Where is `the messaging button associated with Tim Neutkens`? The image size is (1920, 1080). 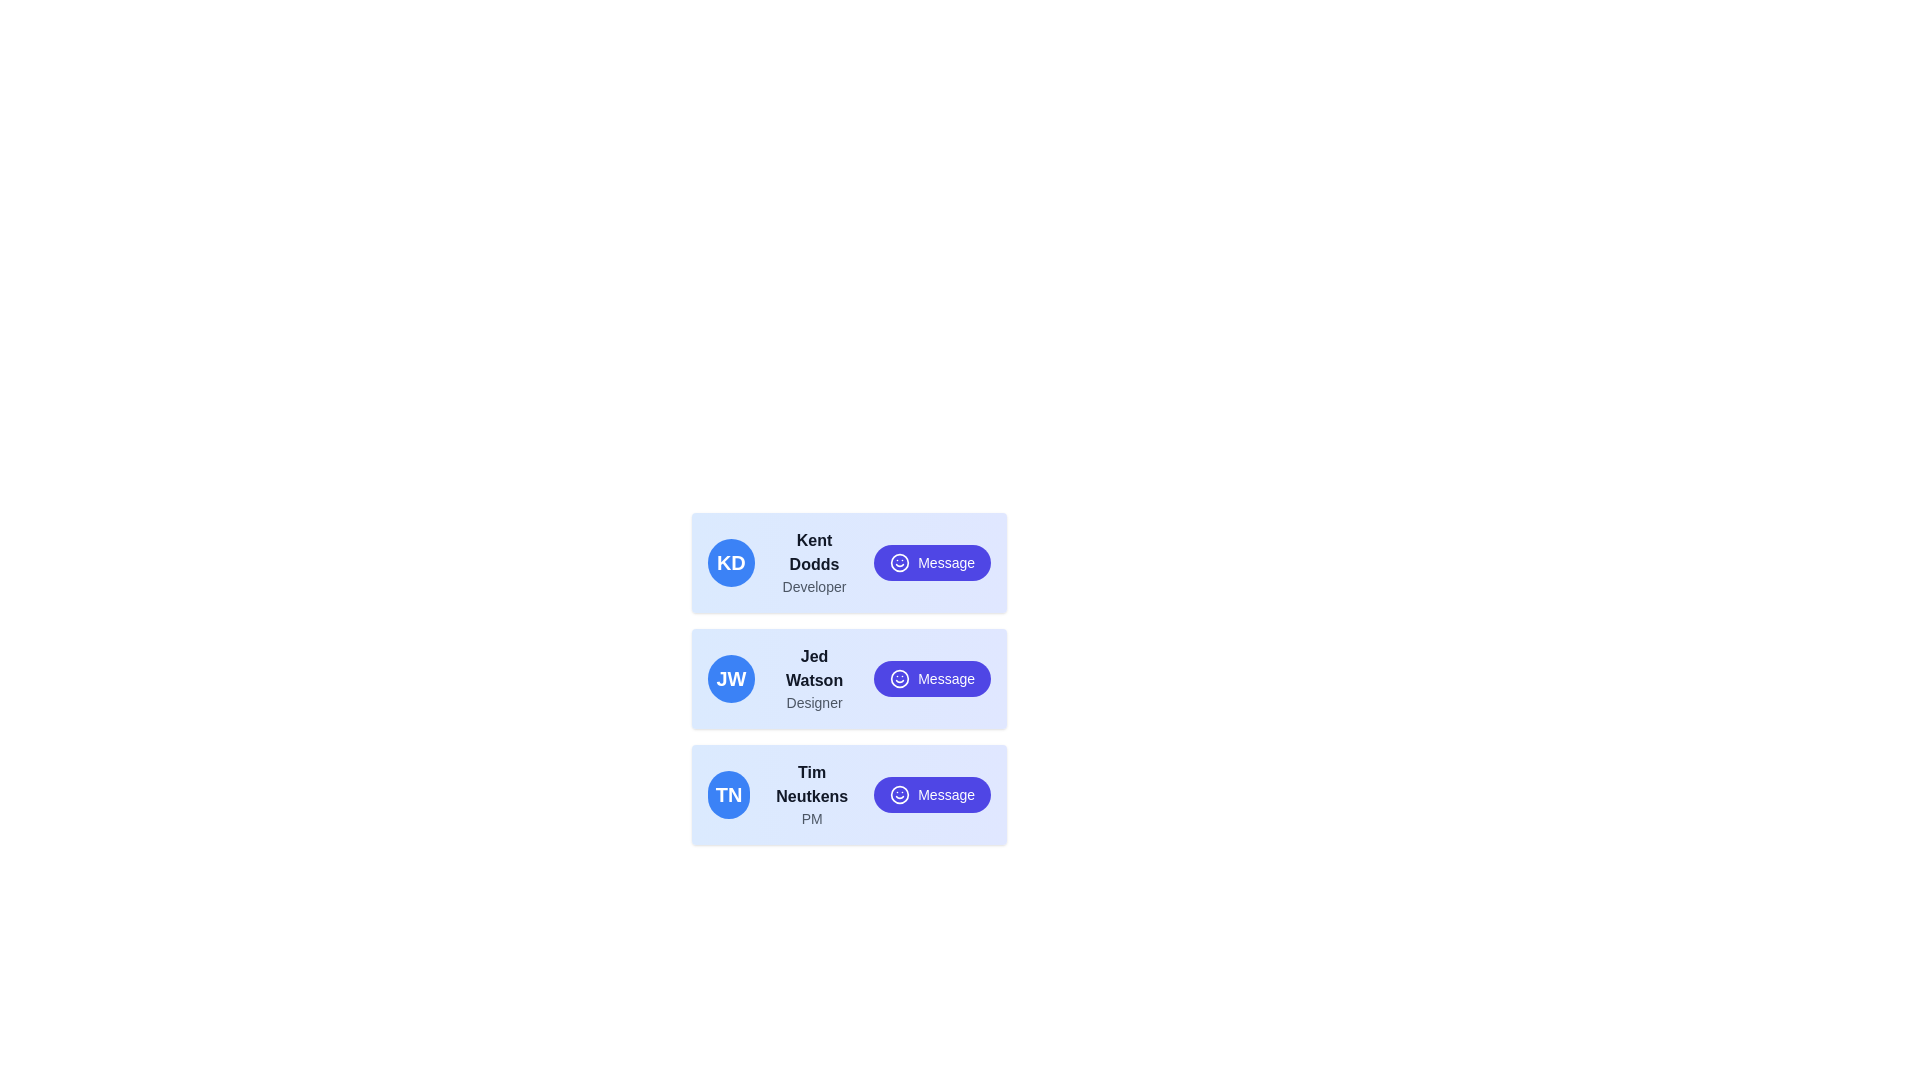
the messaging button associated with Tim Neutkens is located at coordinates (931, 793).